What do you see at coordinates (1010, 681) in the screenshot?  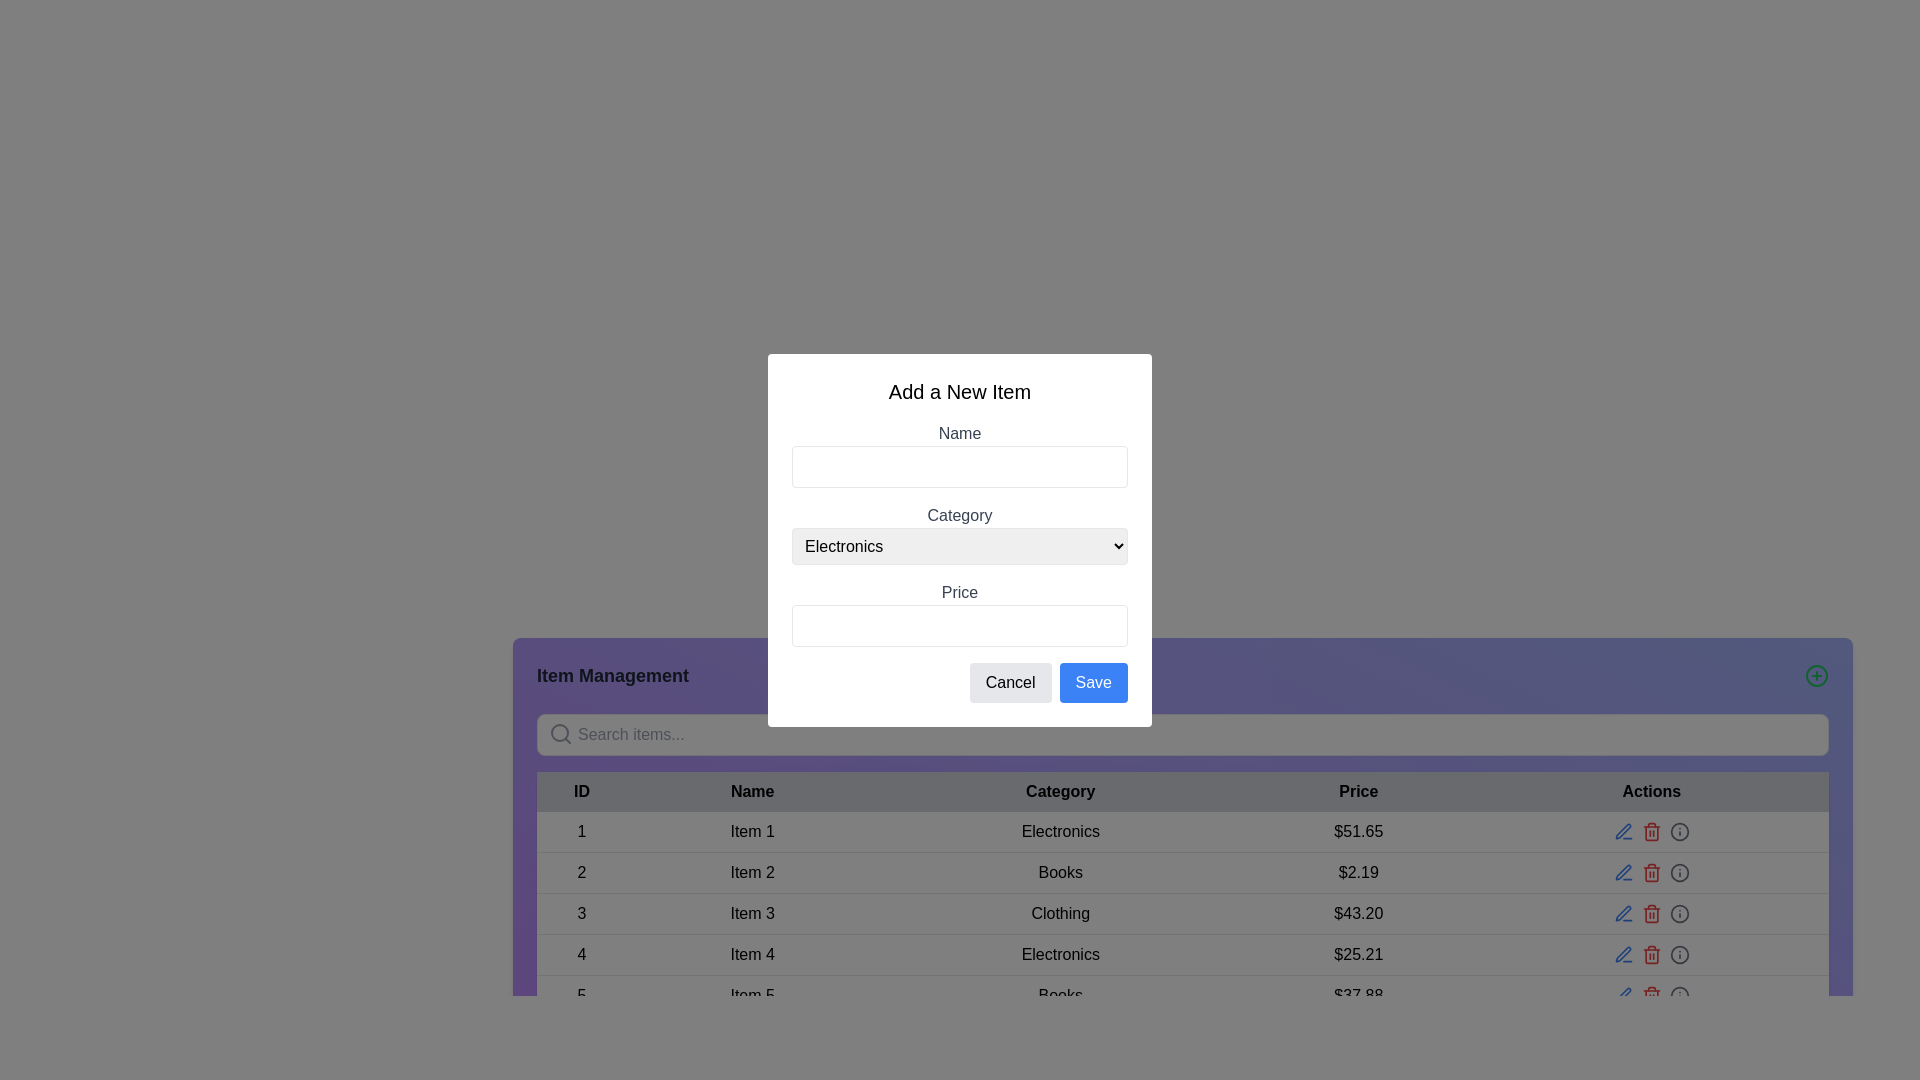 I see `the cancel button located at the bottom center of the dialog box, which is aligned to the left of the 'Save' button` at bounding box center [1010, 681].